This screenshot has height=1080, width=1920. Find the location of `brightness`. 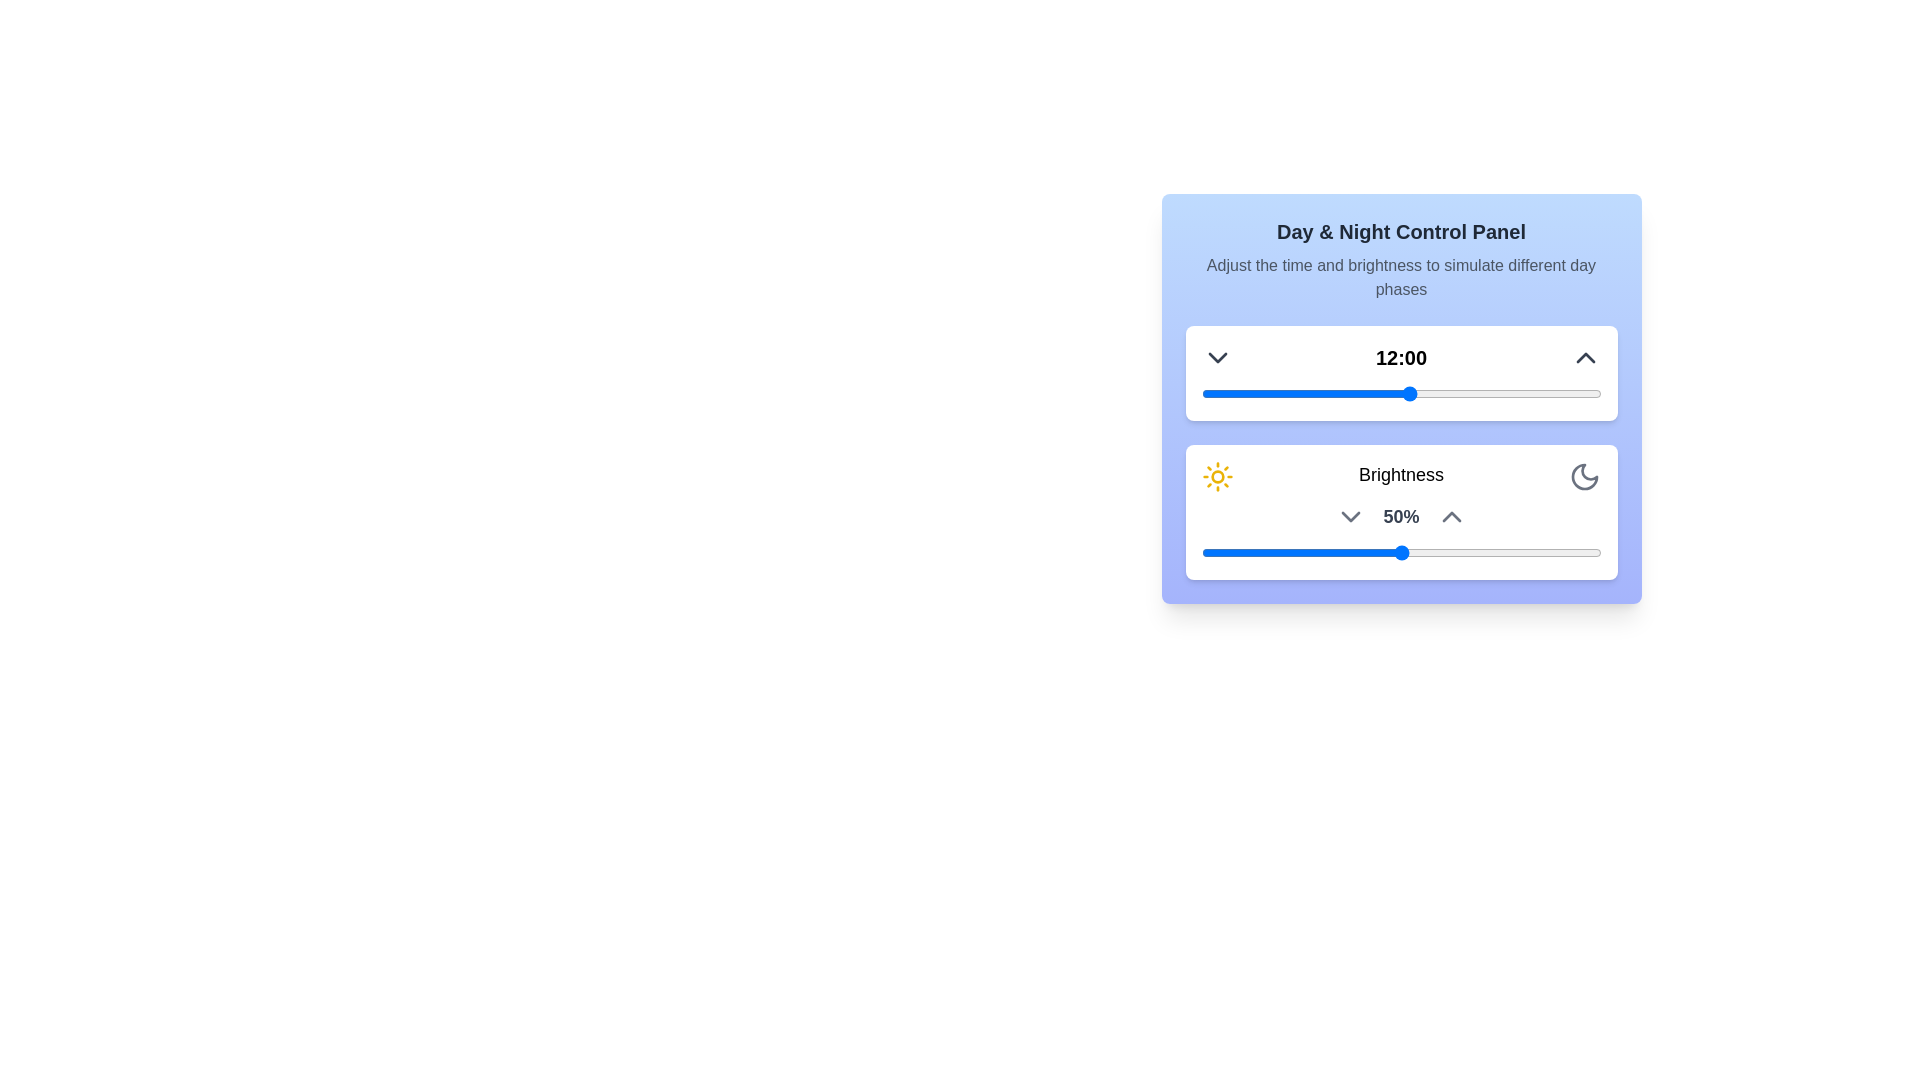

brightness is located at coordinates (1532, 552).